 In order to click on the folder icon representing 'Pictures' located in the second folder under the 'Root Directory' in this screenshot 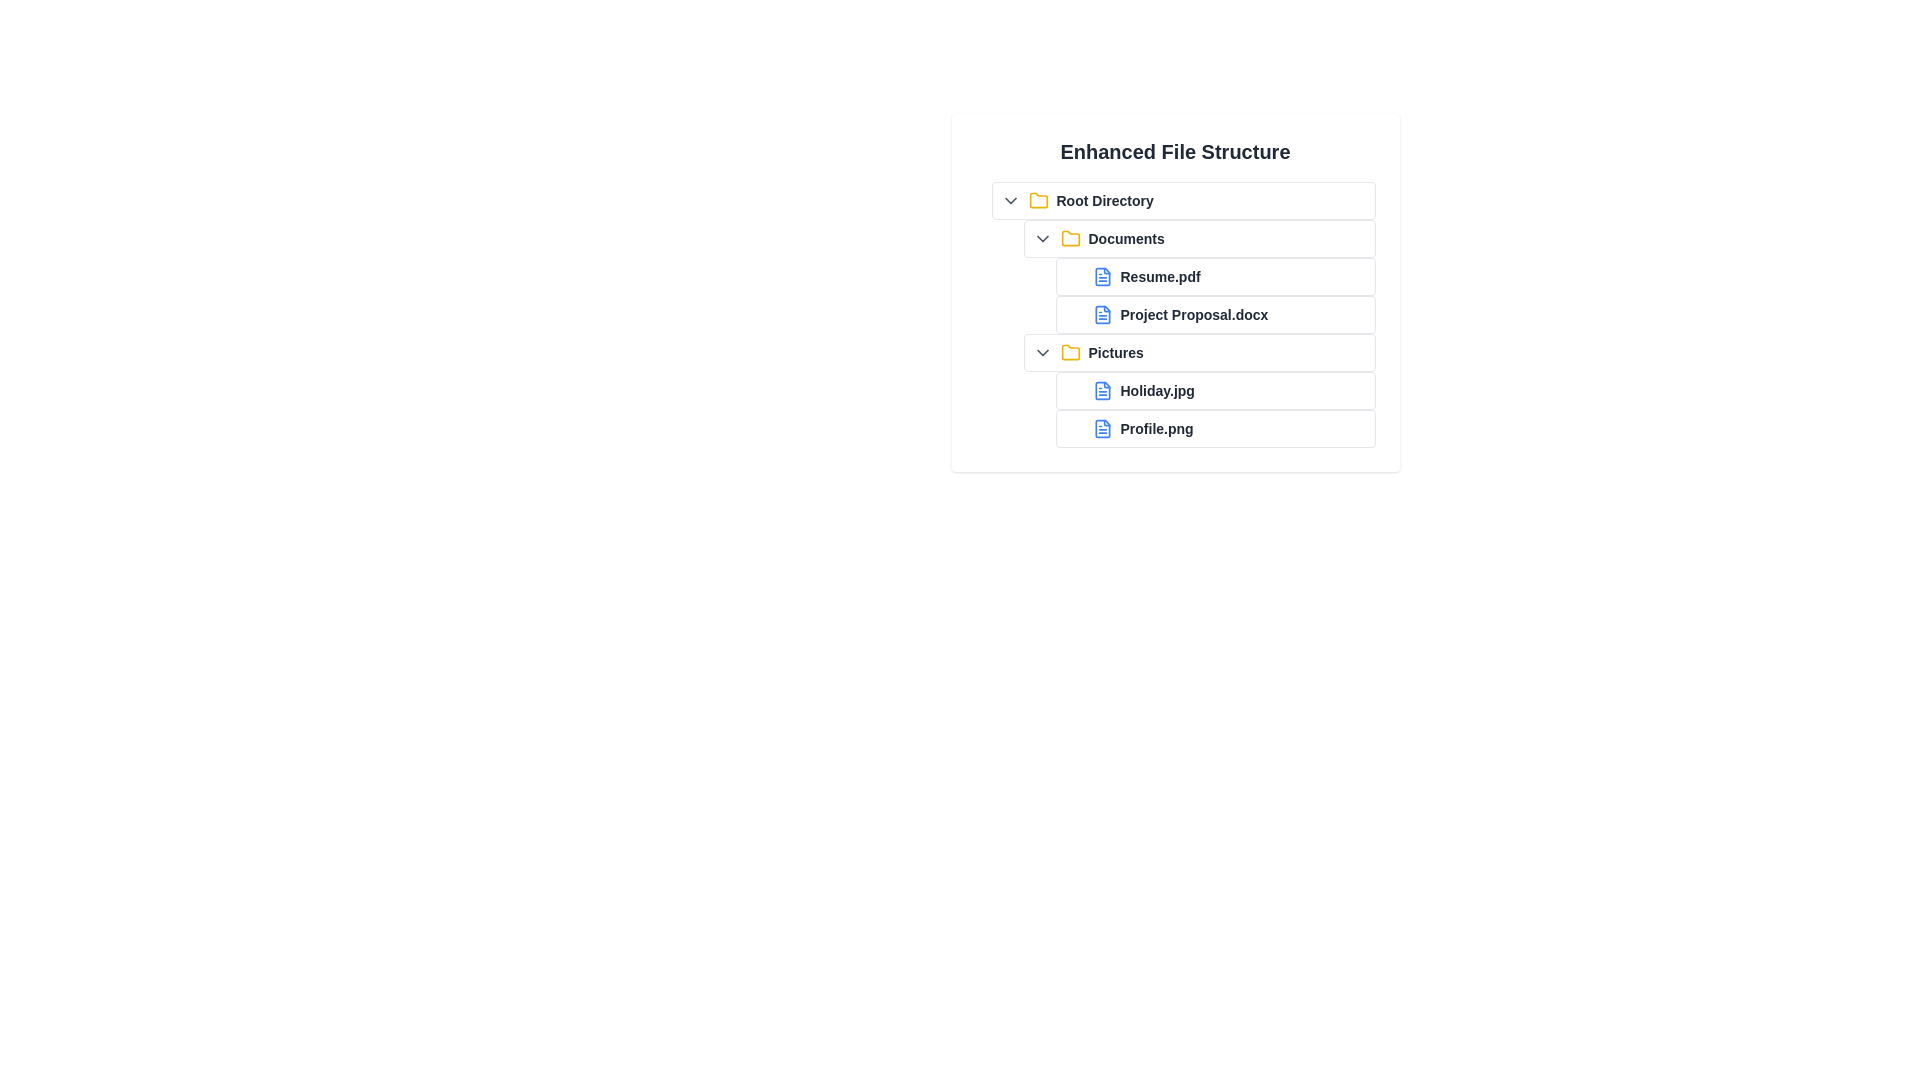, I will do `click(1069, 350)`.